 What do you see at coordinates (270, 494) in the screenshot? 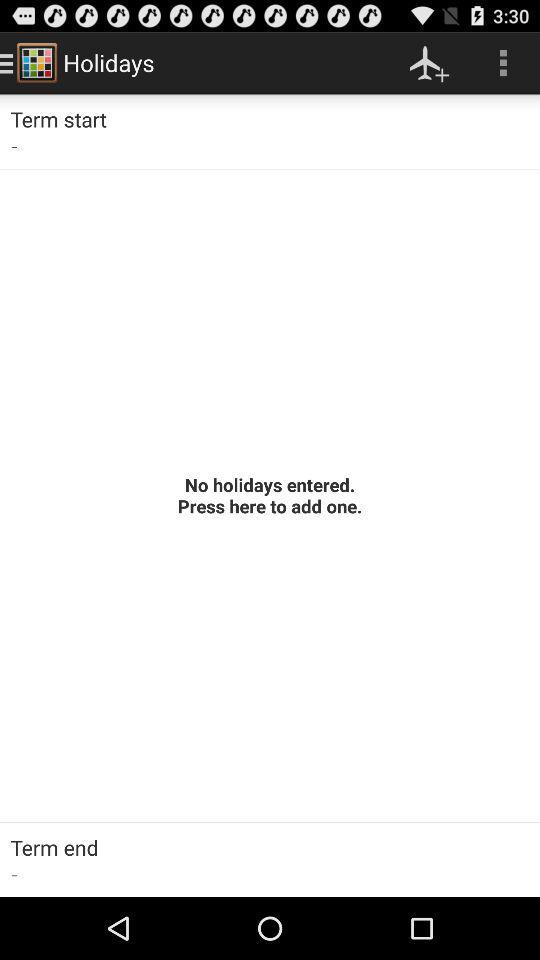
I see `the item below -` at bounding box center [270, 494].